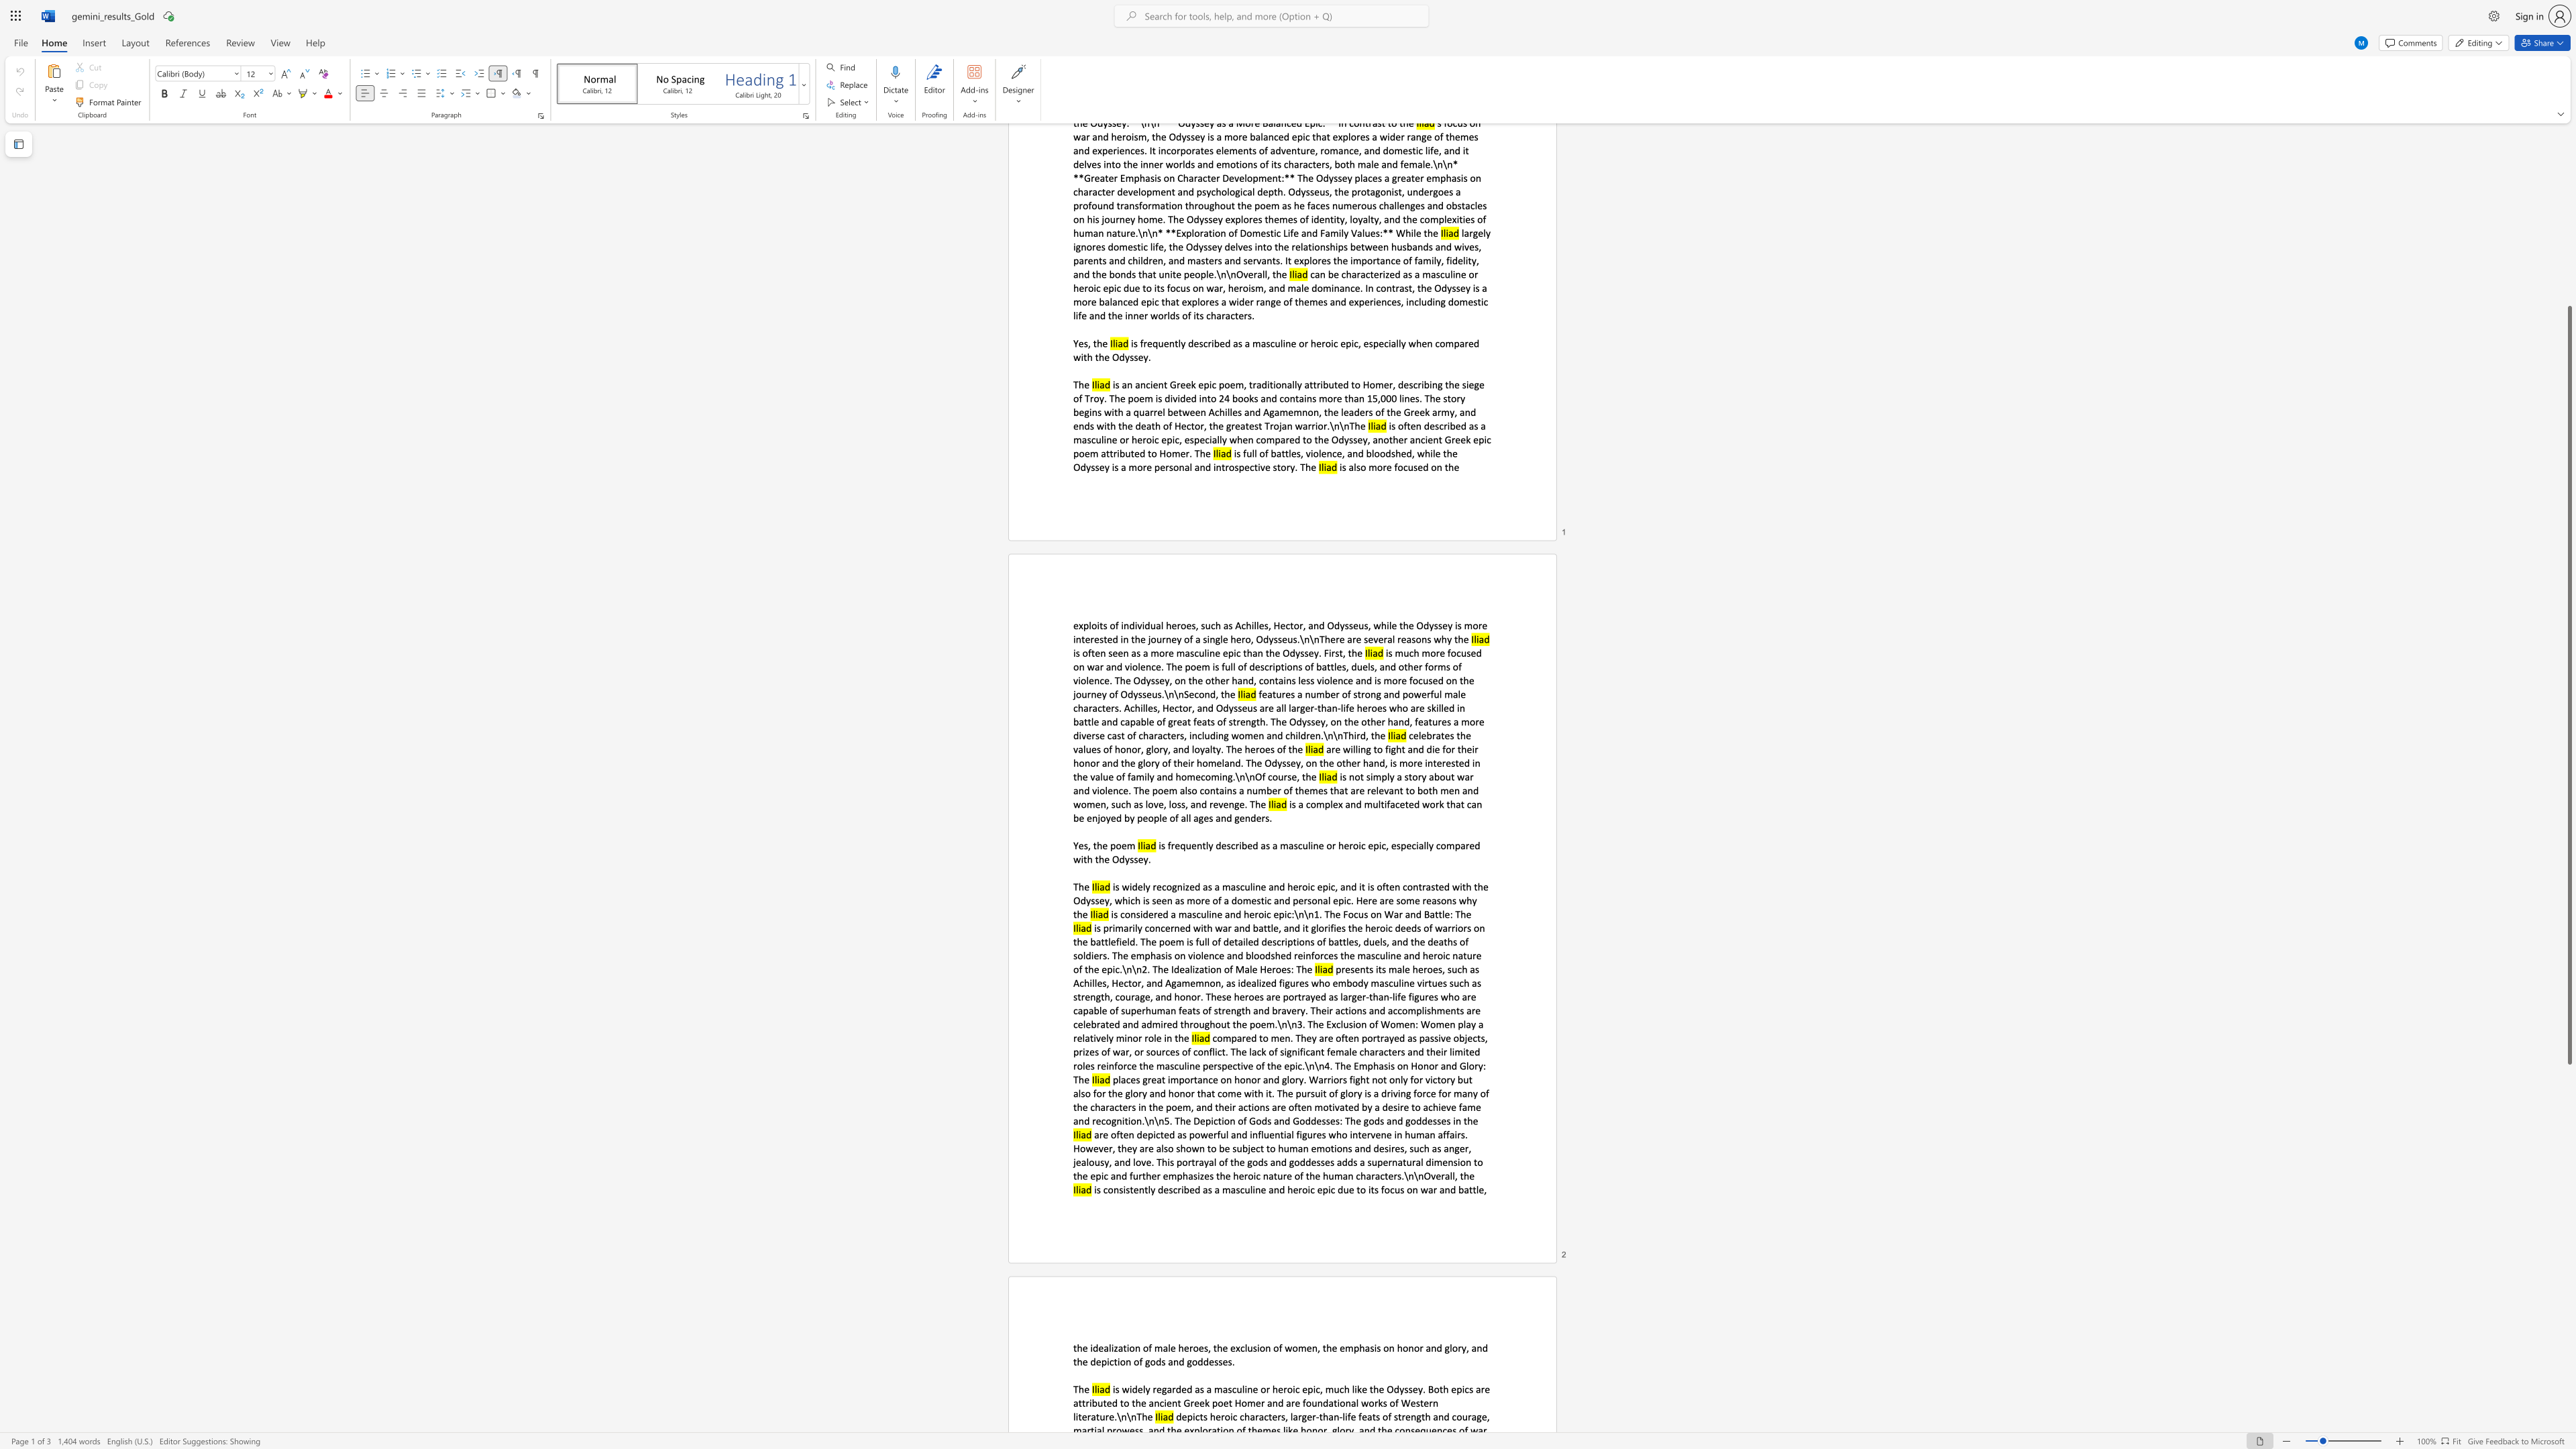  I want to click on the right-hand scrollbar to ascend the page, so click(2568, 200).